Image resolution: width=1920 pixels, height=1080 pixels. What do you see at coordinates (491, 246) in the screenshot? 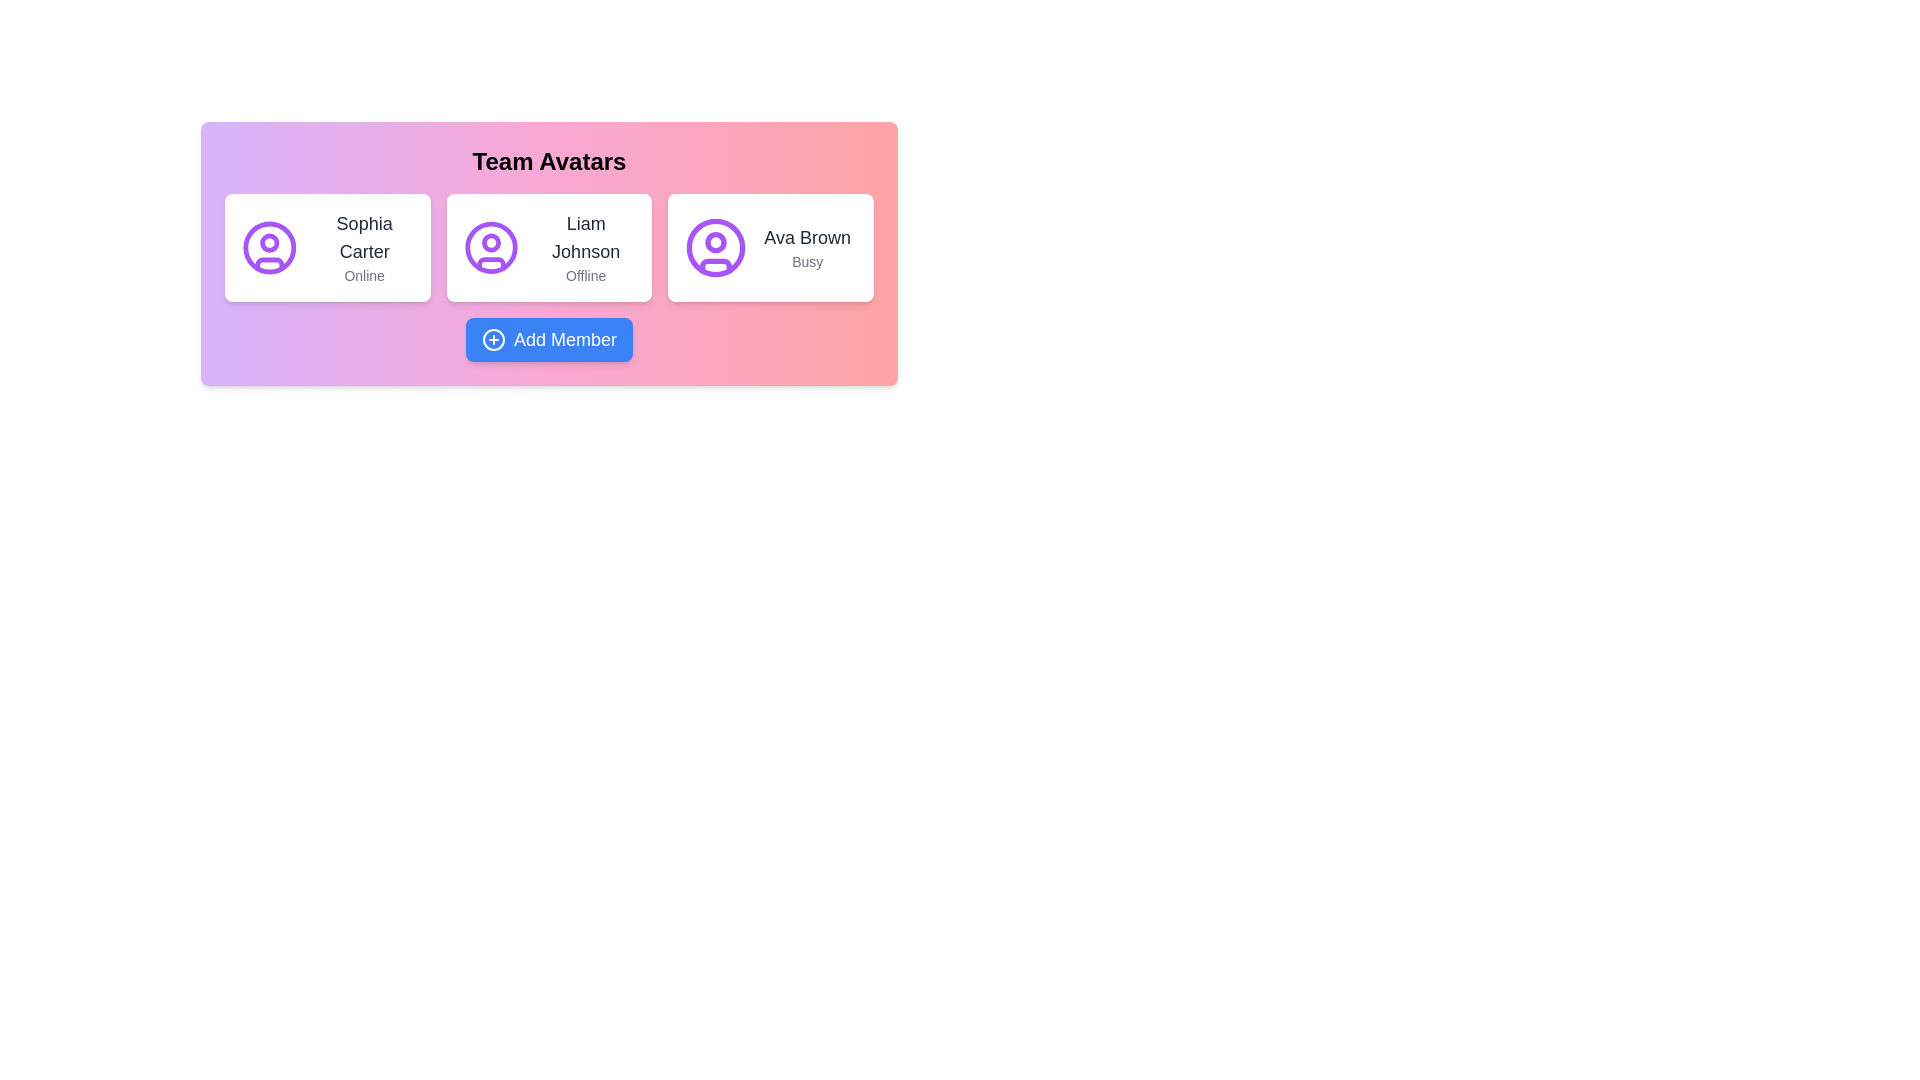
I see `the central light purple circular outline of the avatar icon representing user 'Liam Johnson'` at bounding box center [491, 246].